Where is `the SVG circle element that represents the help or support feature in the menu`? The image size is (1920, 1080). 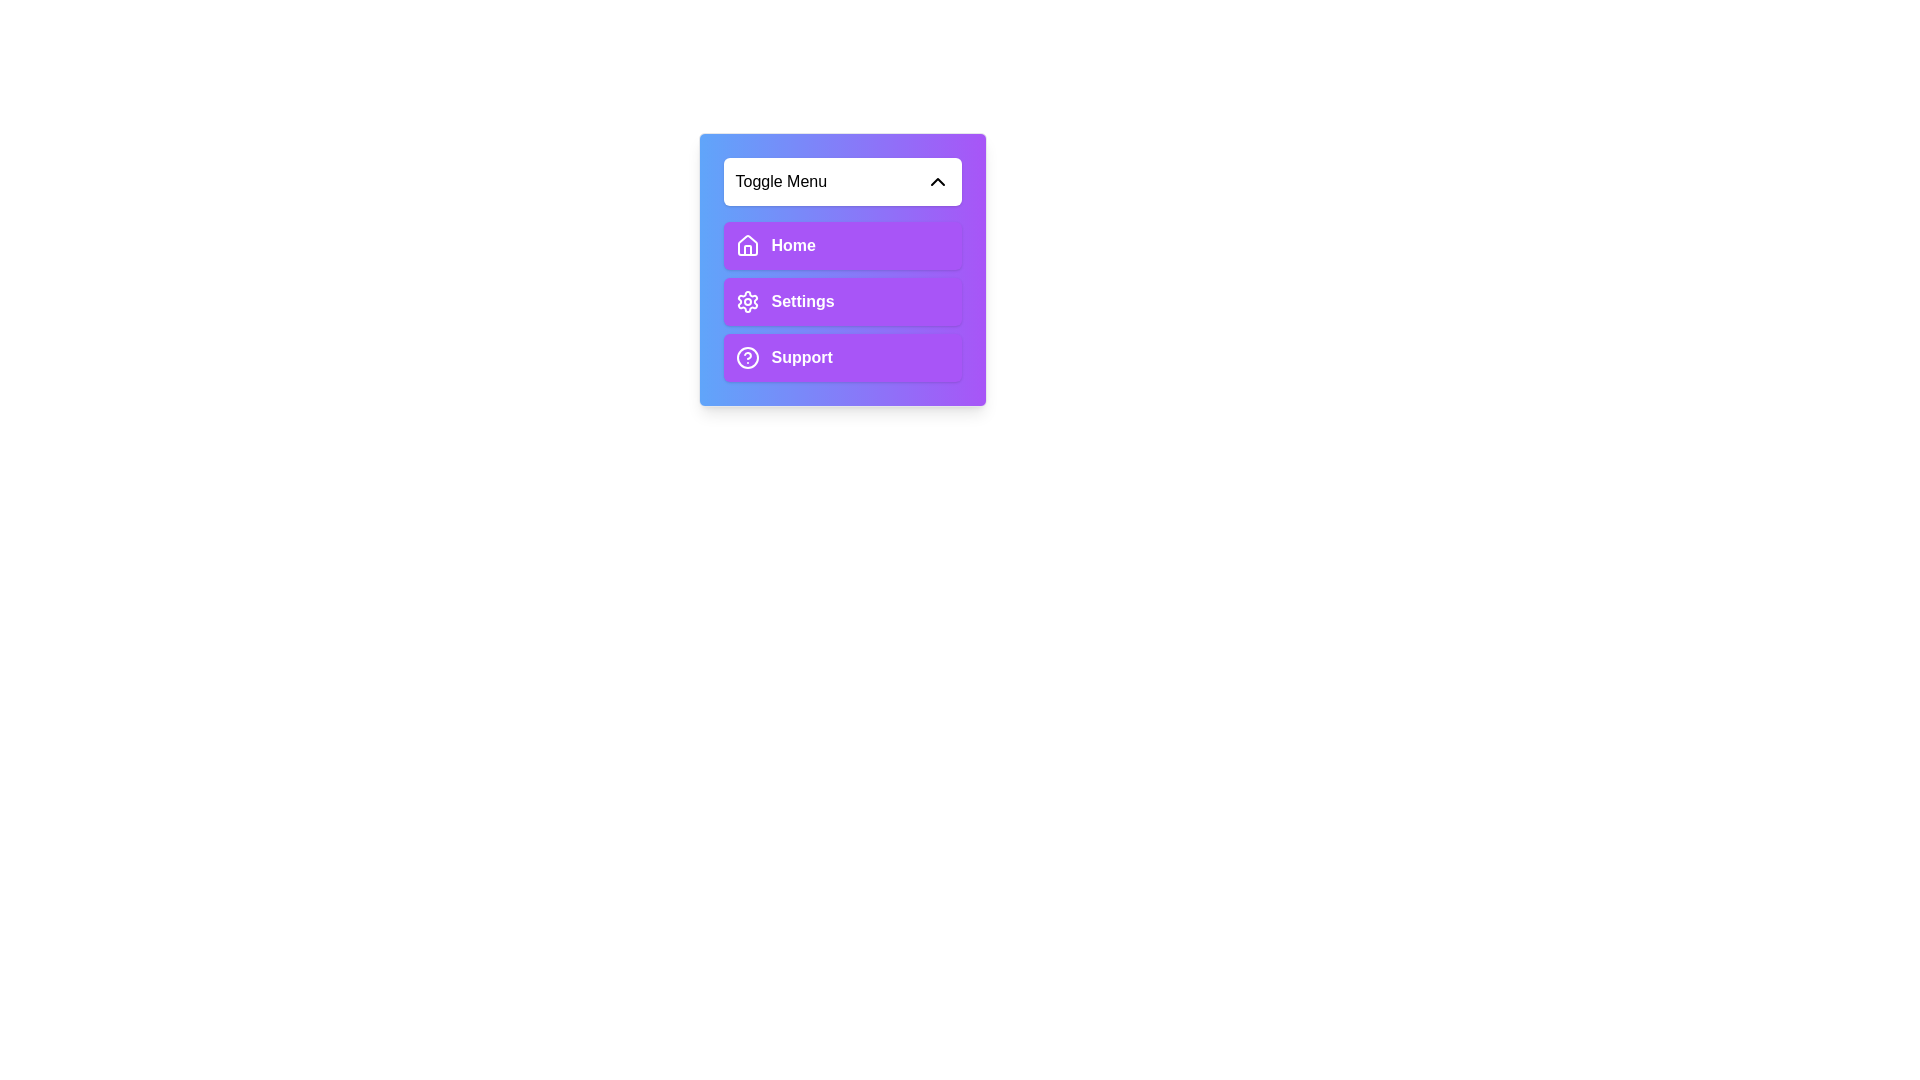
the SVG circle element that represents the help or support feature in the menu is located at coordinates (746, 357).